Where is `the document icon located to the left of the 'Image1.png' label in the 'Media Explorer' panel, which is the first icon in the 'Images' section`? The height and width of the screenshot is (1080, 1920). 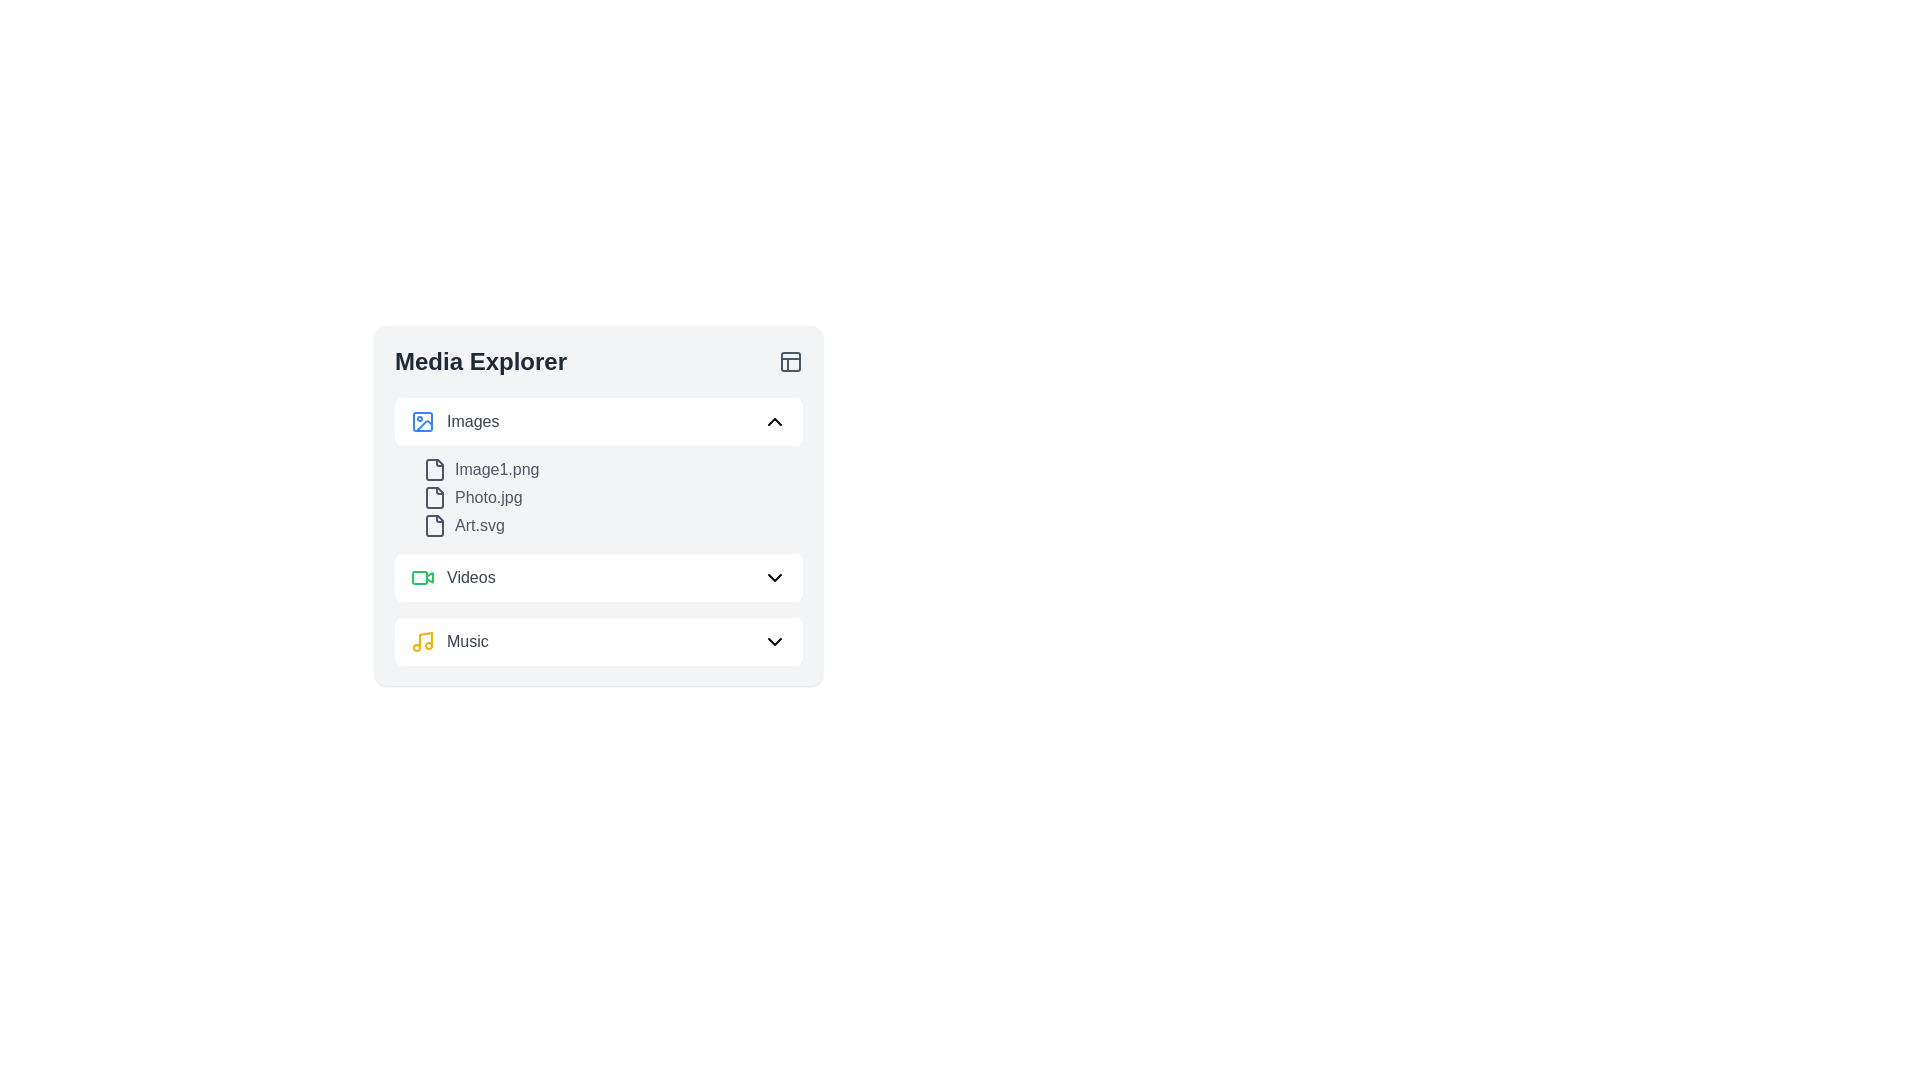 the document icon located to the left of the 'Image1.png' label in the 'Media Explorer' panel, which is the first icon in the 'Images' section is located at coordinates (434, 470).